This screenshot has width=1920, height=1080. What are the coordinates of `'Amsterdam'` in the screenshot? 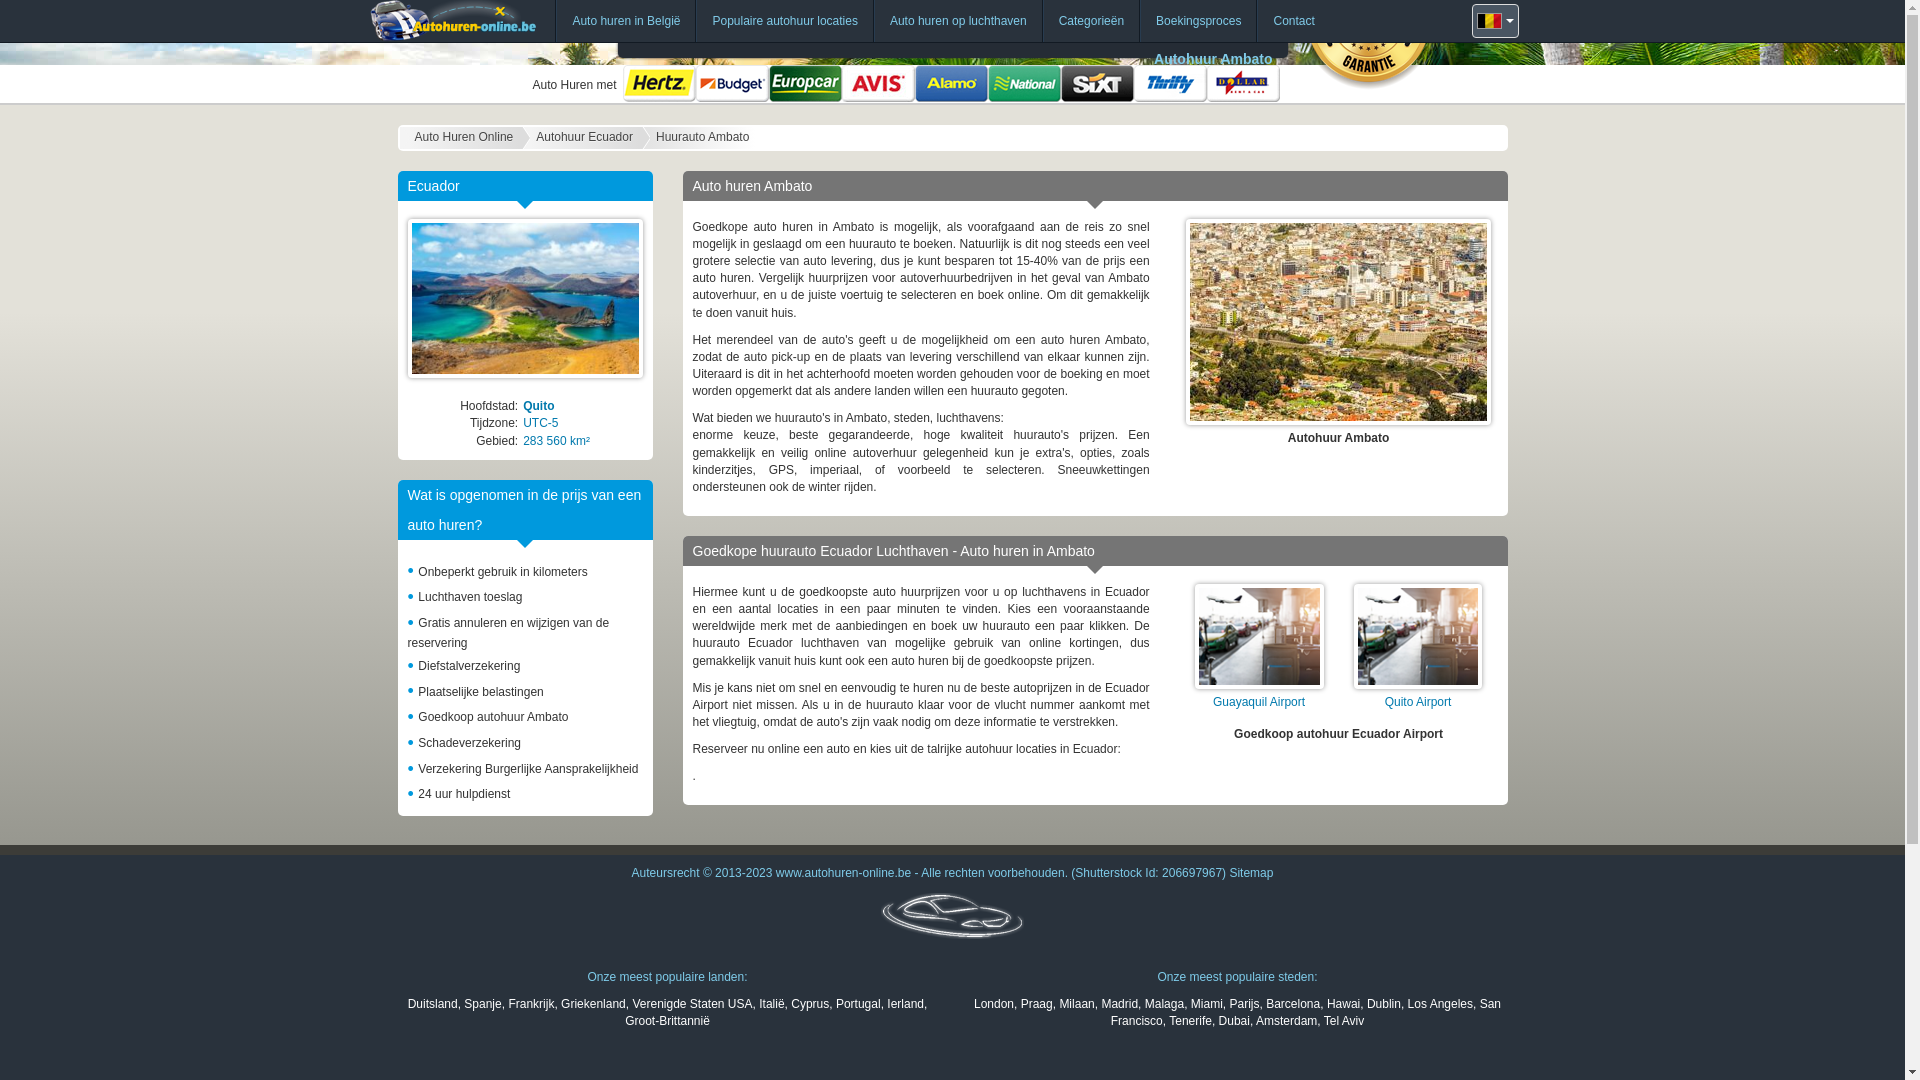 It's located at (1255, 1021).